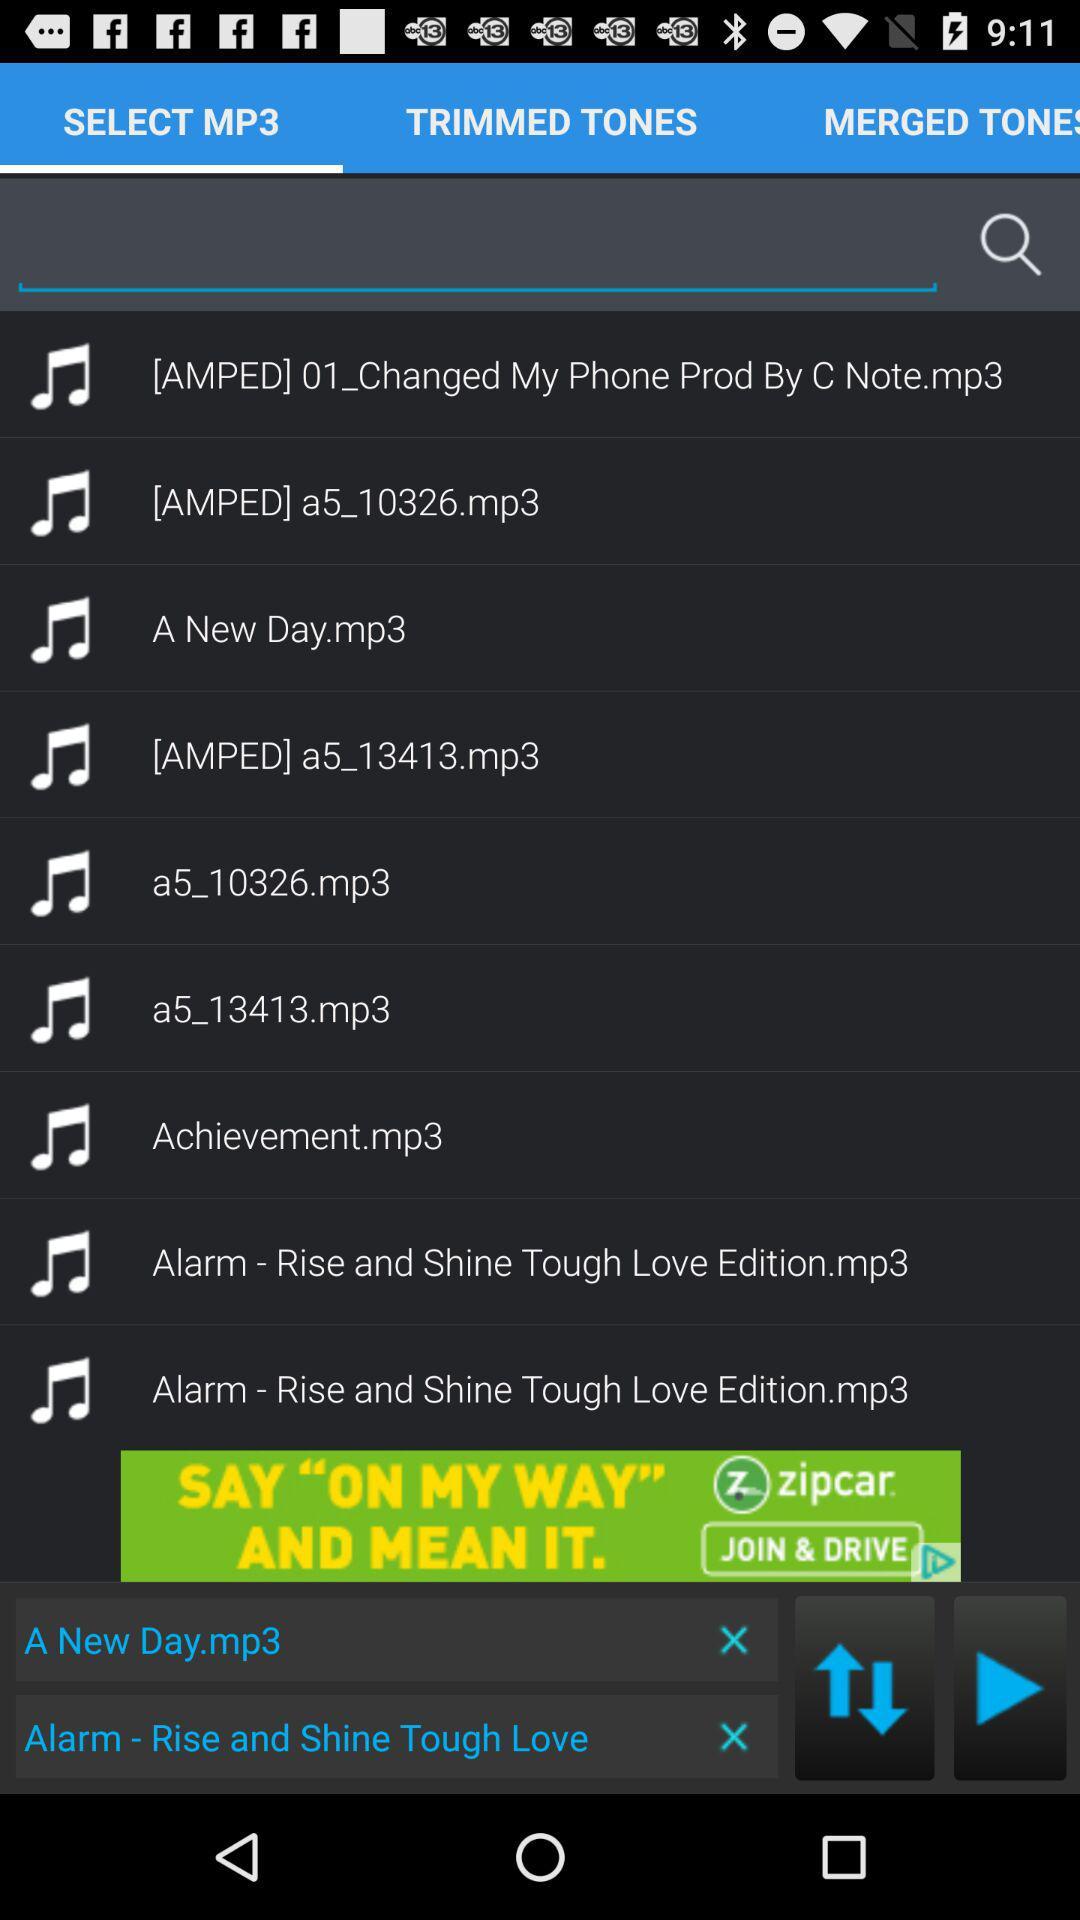  What do you see at coordinates (477, 243) in the screenshot?
I see `search` at bounding box center [477, 243].